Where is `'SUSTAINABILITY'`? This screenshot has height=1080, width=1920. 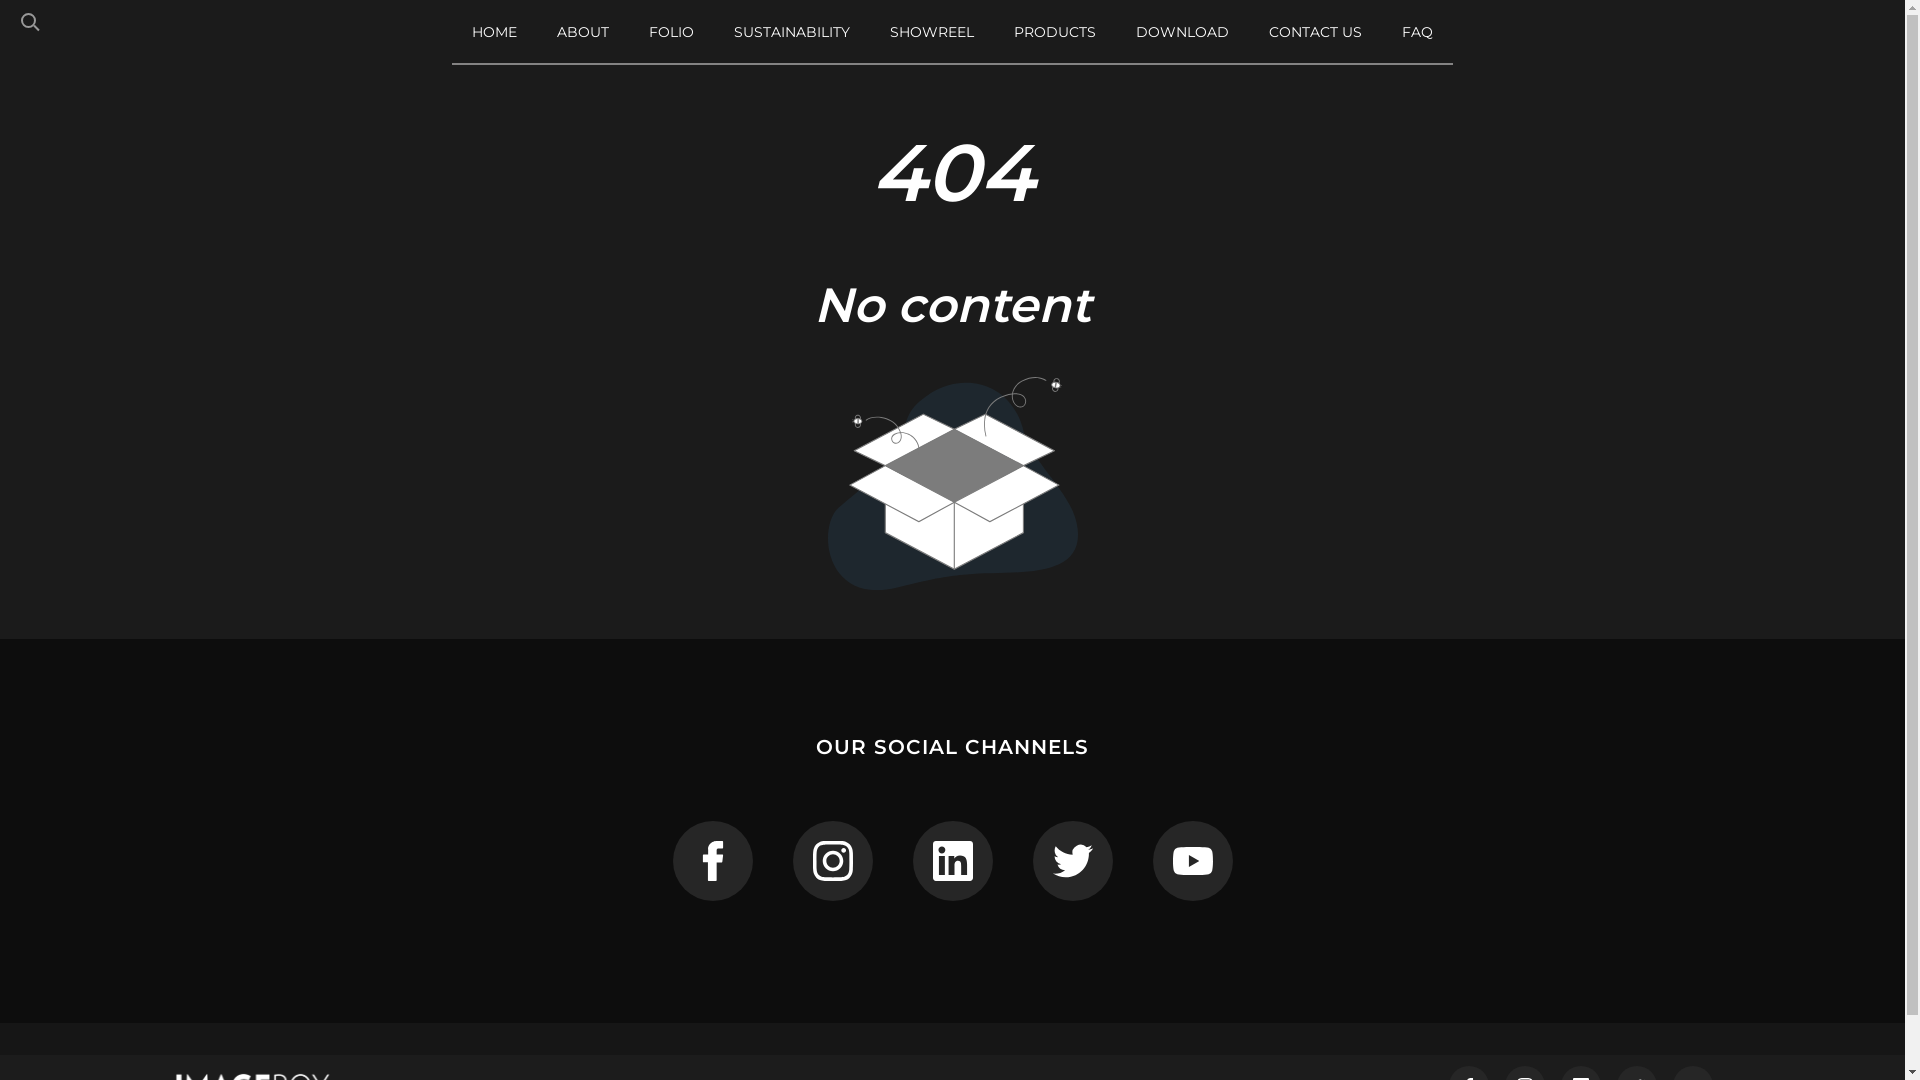 'SUSTAINABILITY' is located at coordinates (791, 32).